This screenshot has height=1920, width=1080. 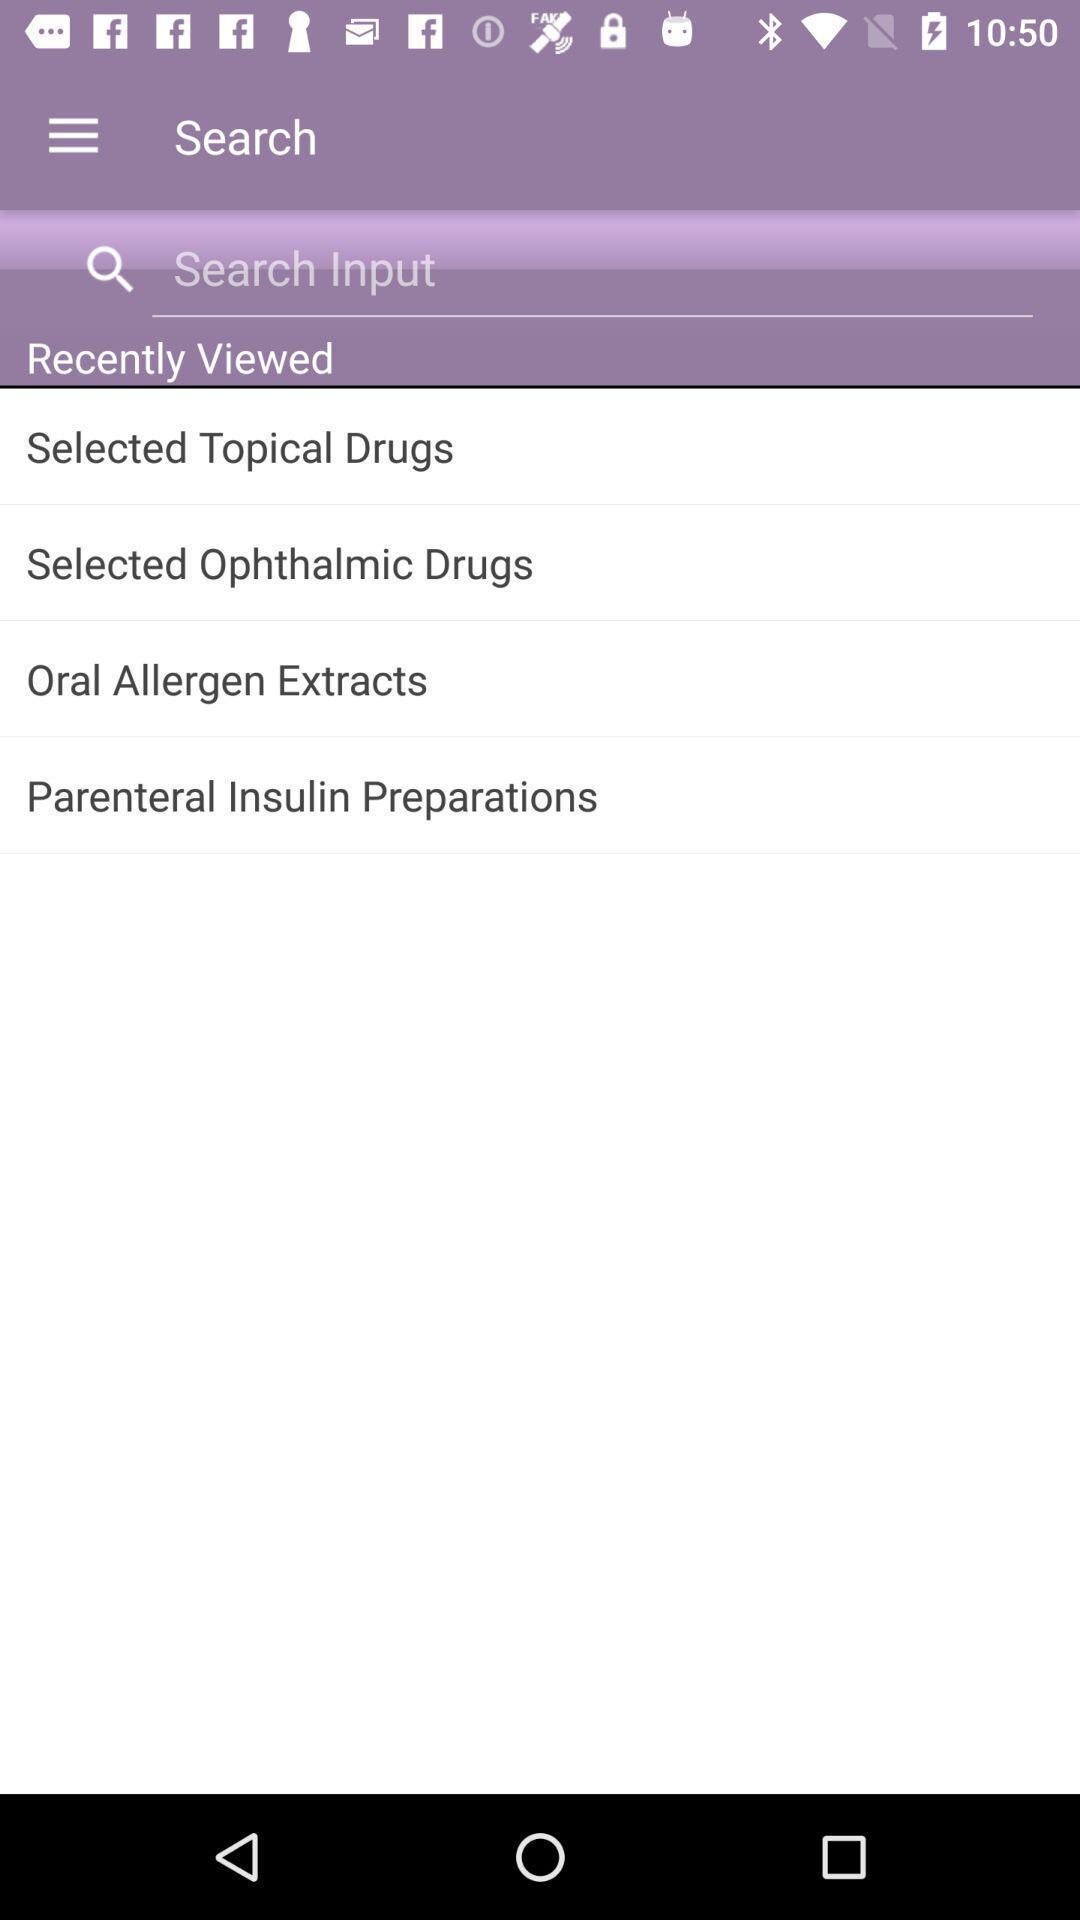 What do you see at coordinates (591, 266) in the screenshot?
I see `search input` at bounding box center [591, 266].